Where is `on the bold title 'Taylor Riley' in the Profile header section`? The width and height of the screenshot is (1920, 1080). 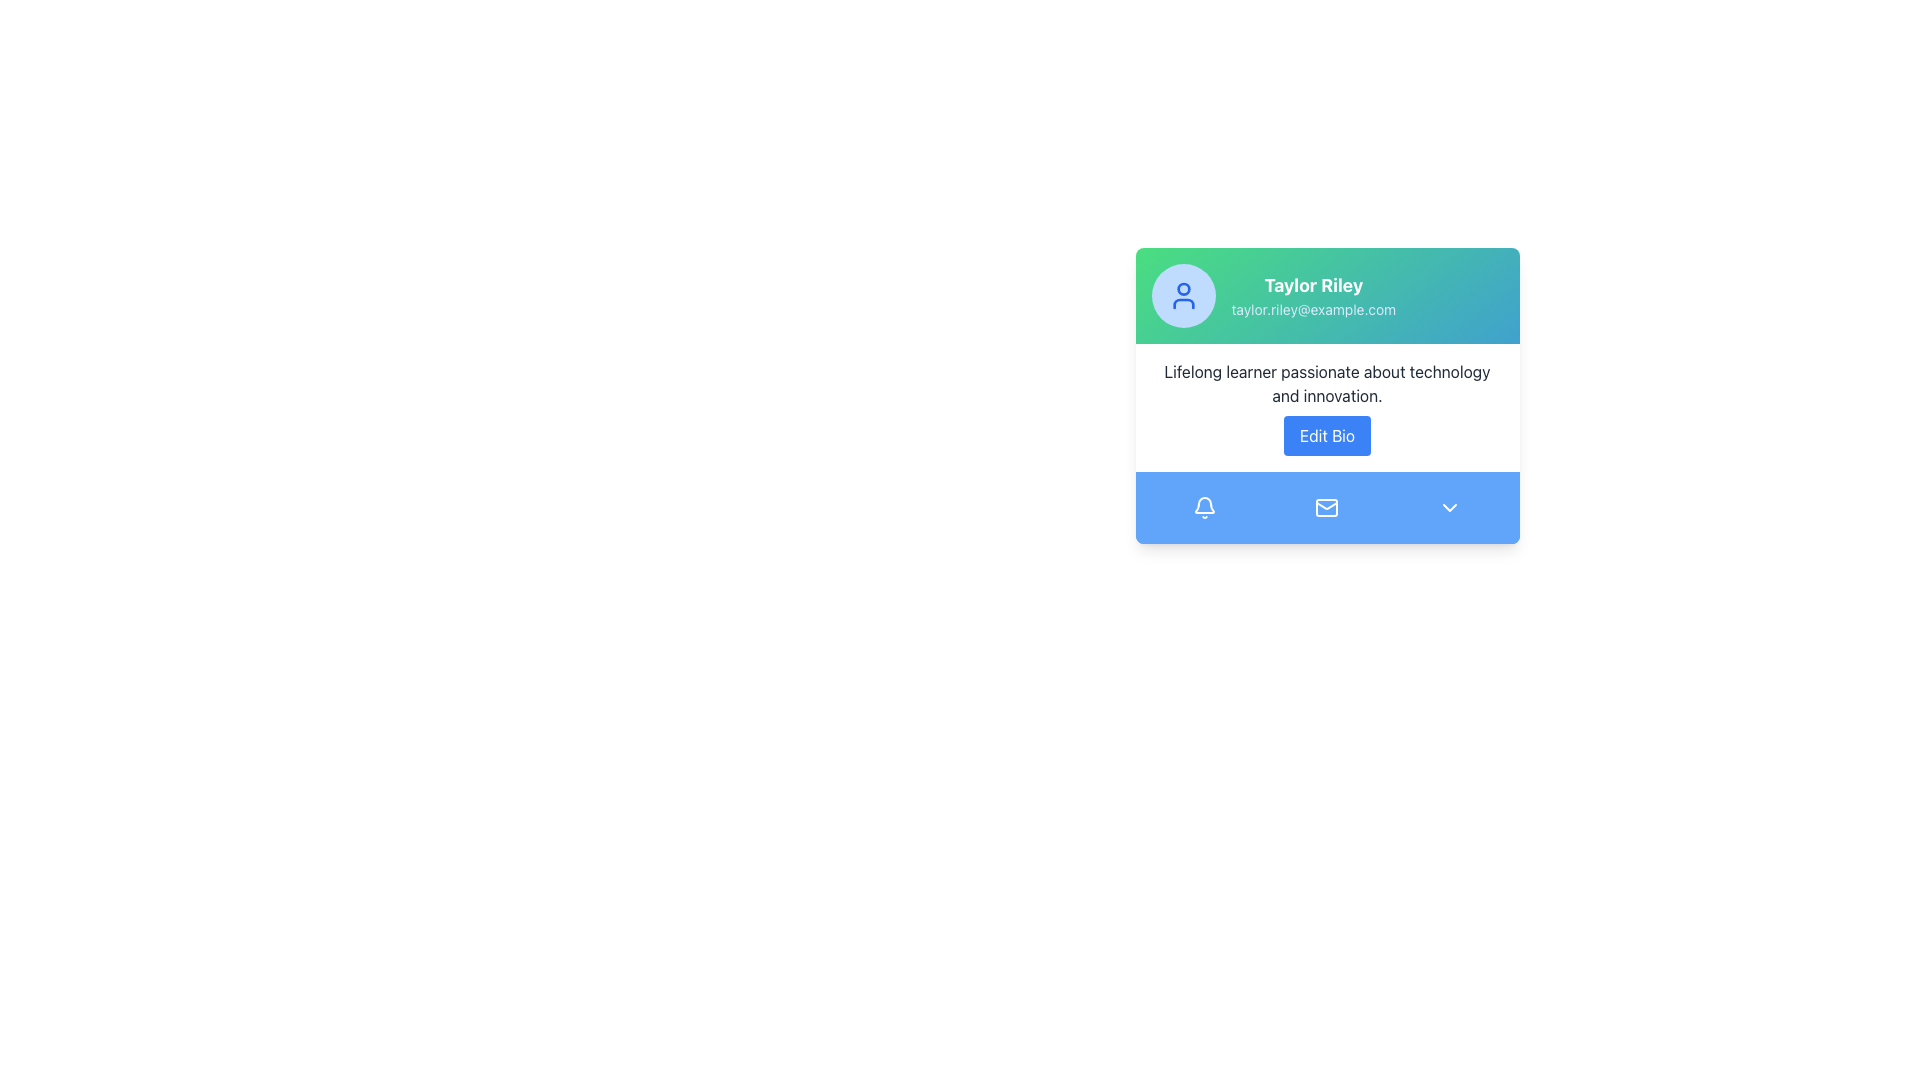
on the bold title 'Taylor Riley' in the Profile header section is located at coordinates (1327, 296).